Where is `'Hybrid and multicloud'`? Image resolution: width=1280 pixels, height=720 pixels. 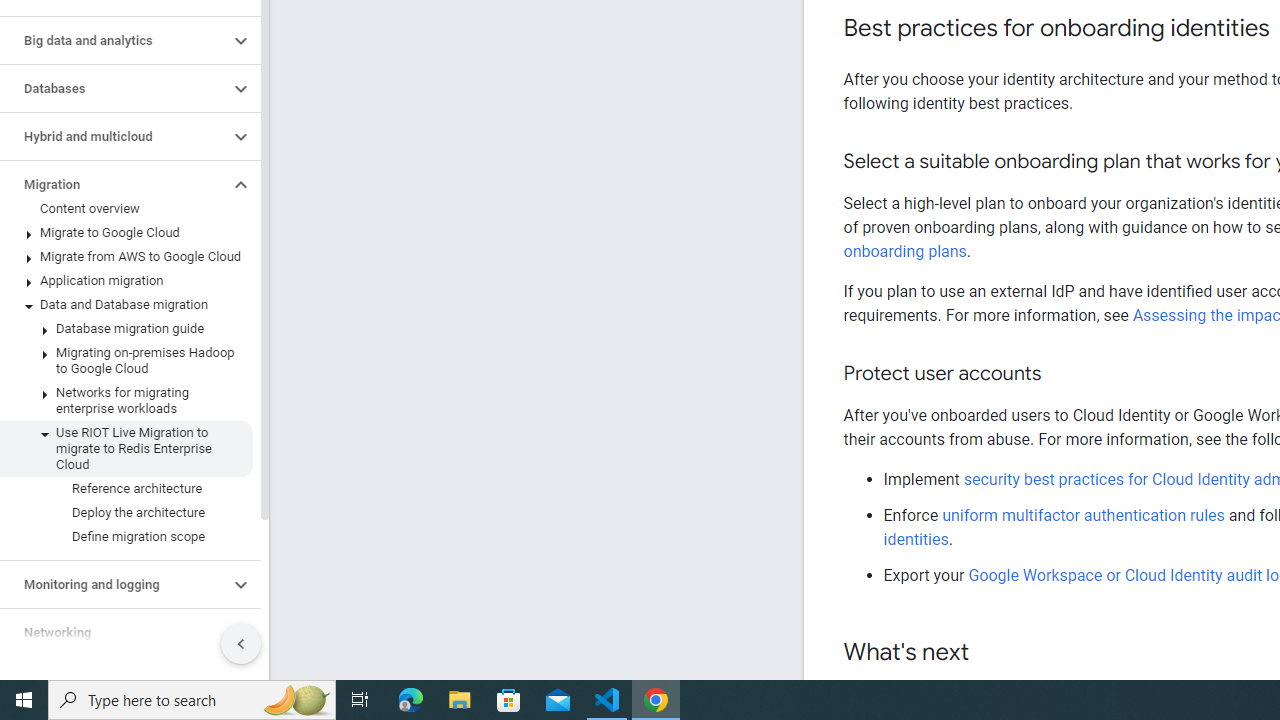
'Hybrid and multicloud' is located at coordinates (113, 136).